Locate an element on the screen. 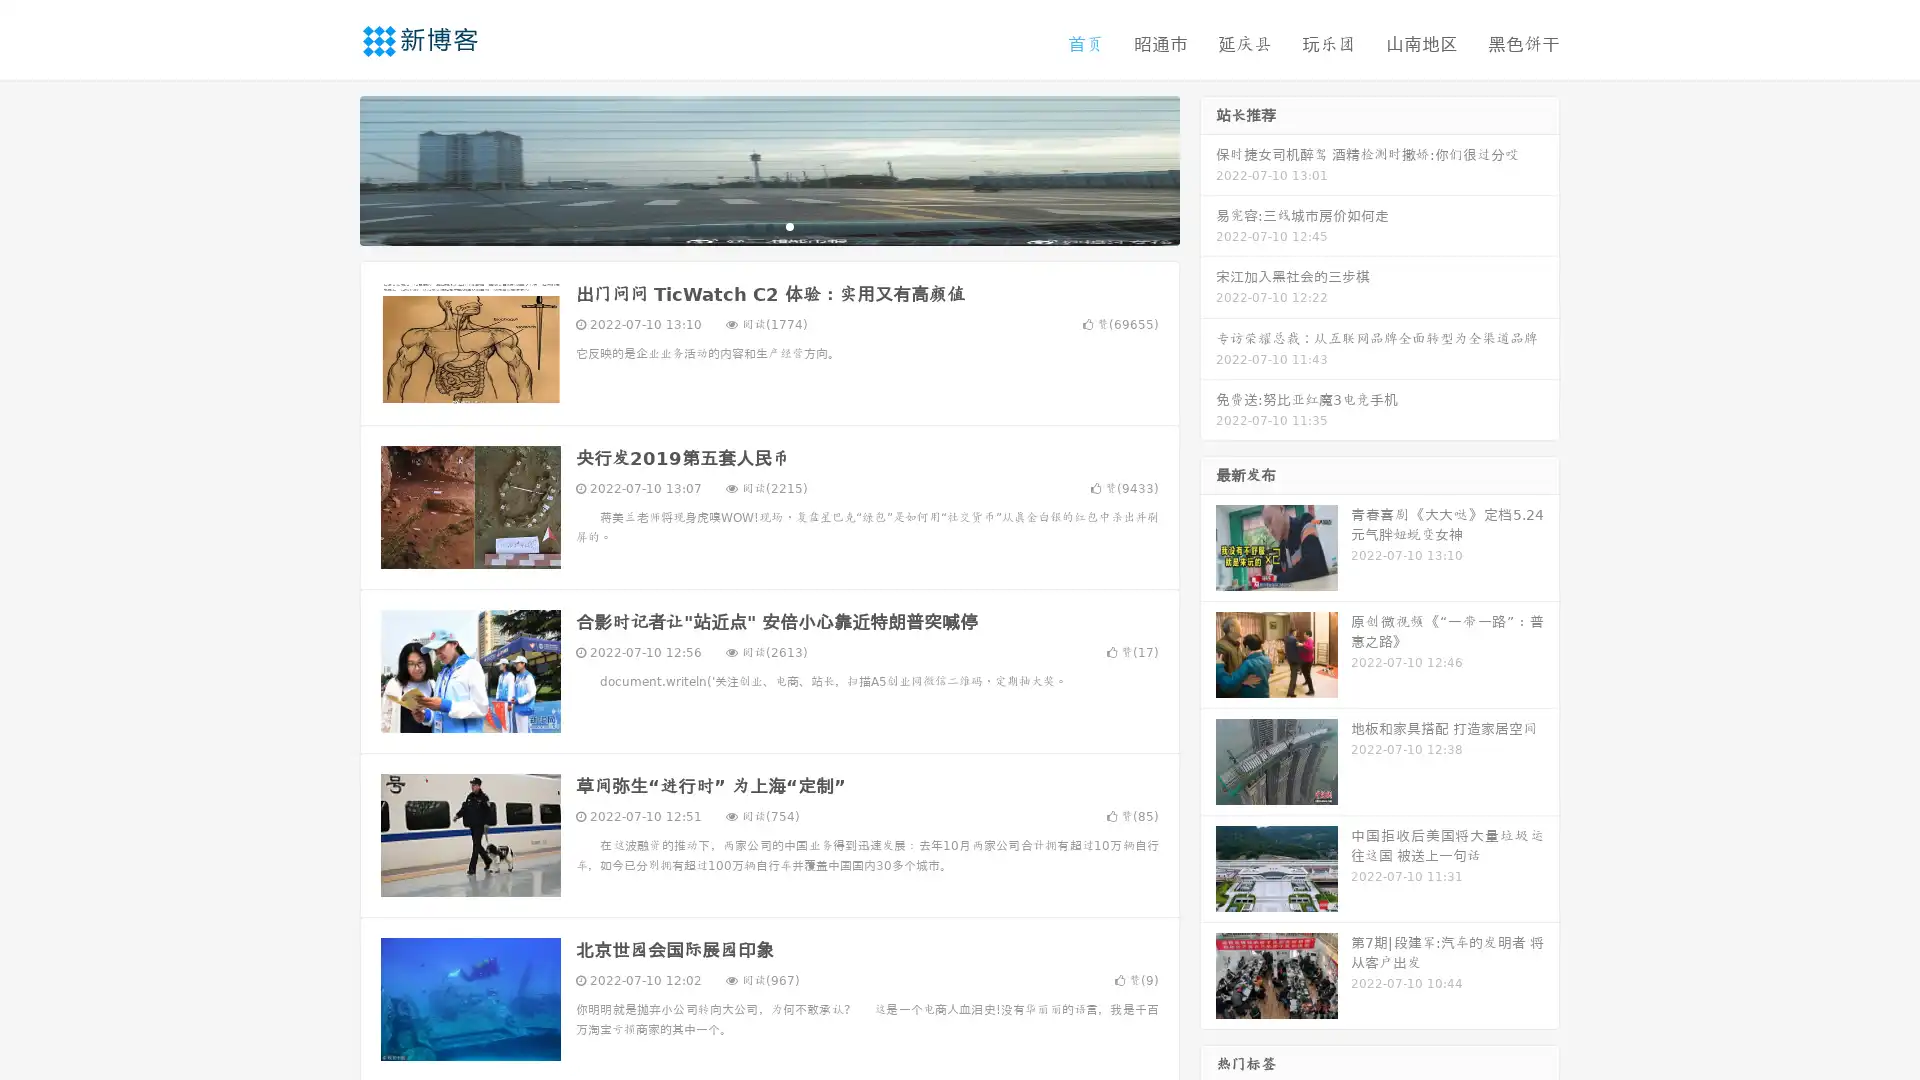  Go to slide 2 is located at coordinates (768, 225).